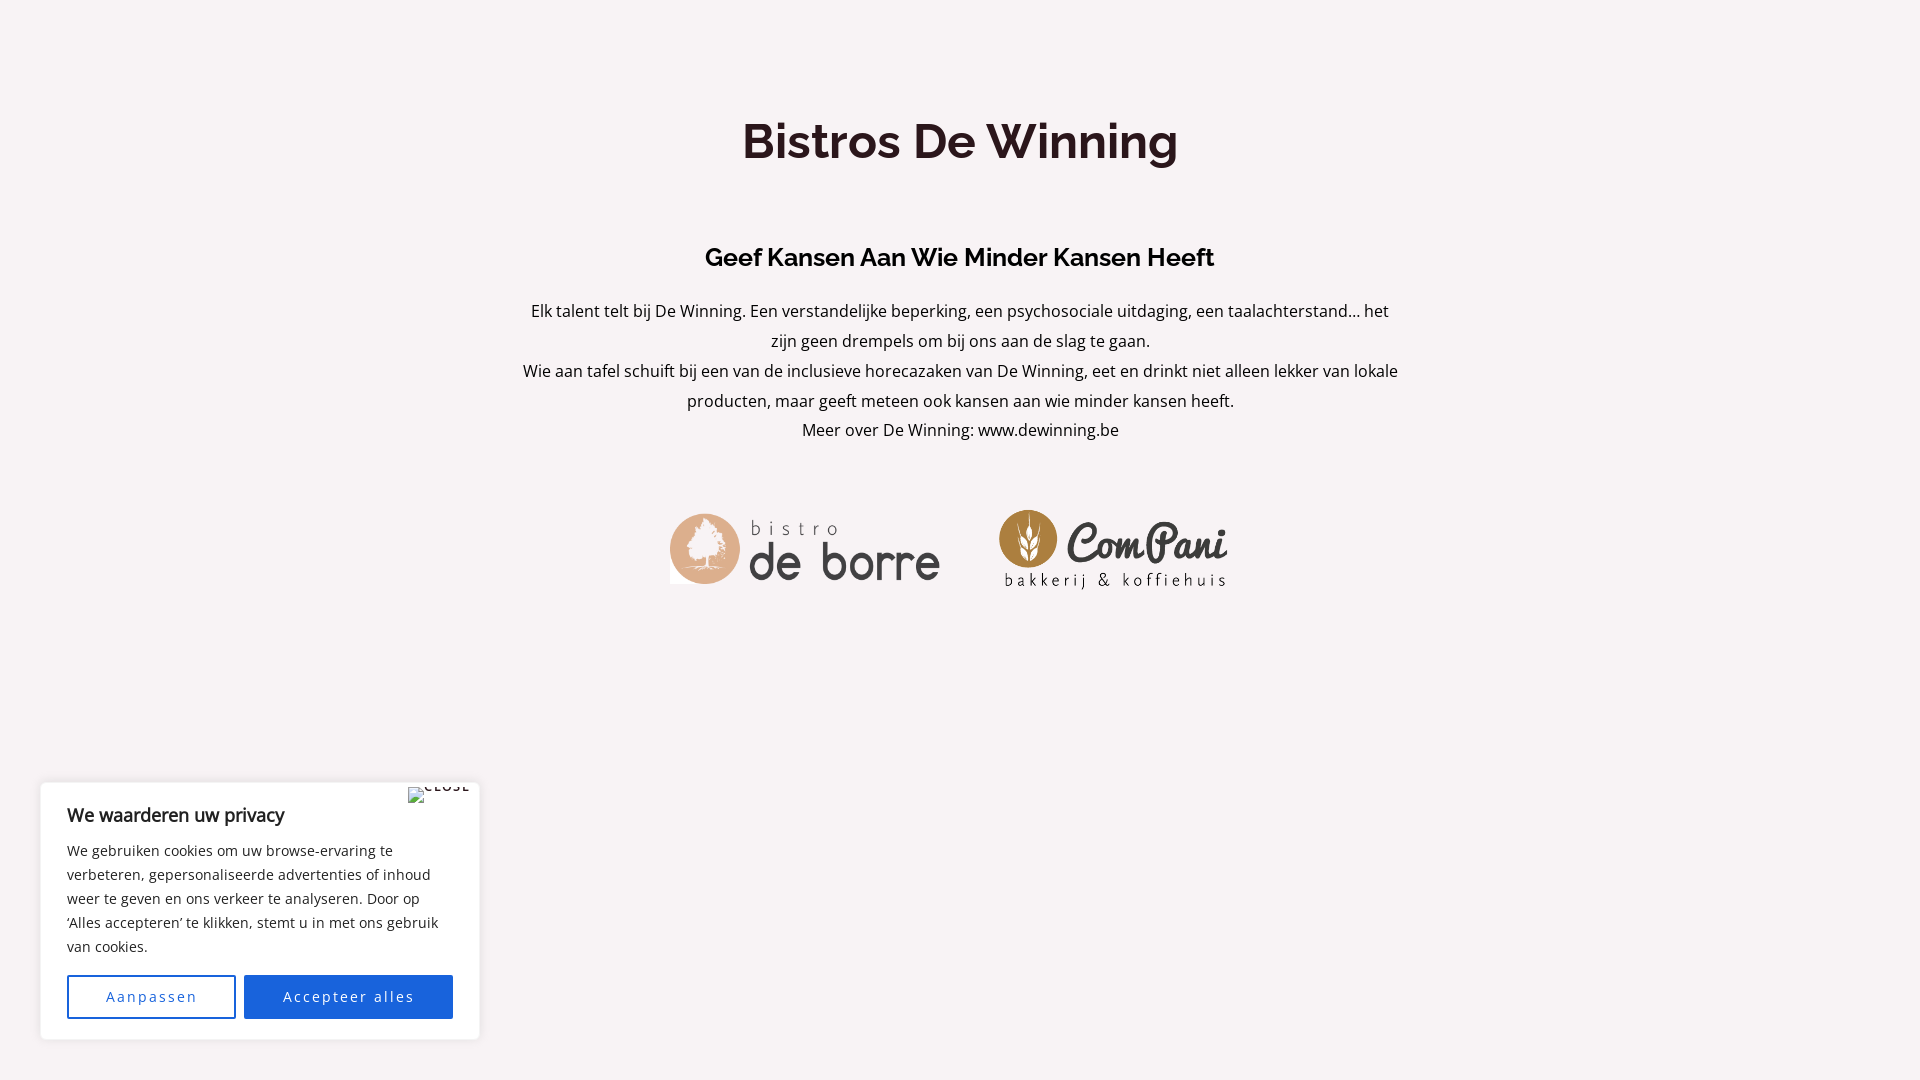 The width and height of the screenshot is (1920, 1080). Describe the element at coordinates (1047, 428) in the screenshot. I see `'www.dewinning.be'` at that location.